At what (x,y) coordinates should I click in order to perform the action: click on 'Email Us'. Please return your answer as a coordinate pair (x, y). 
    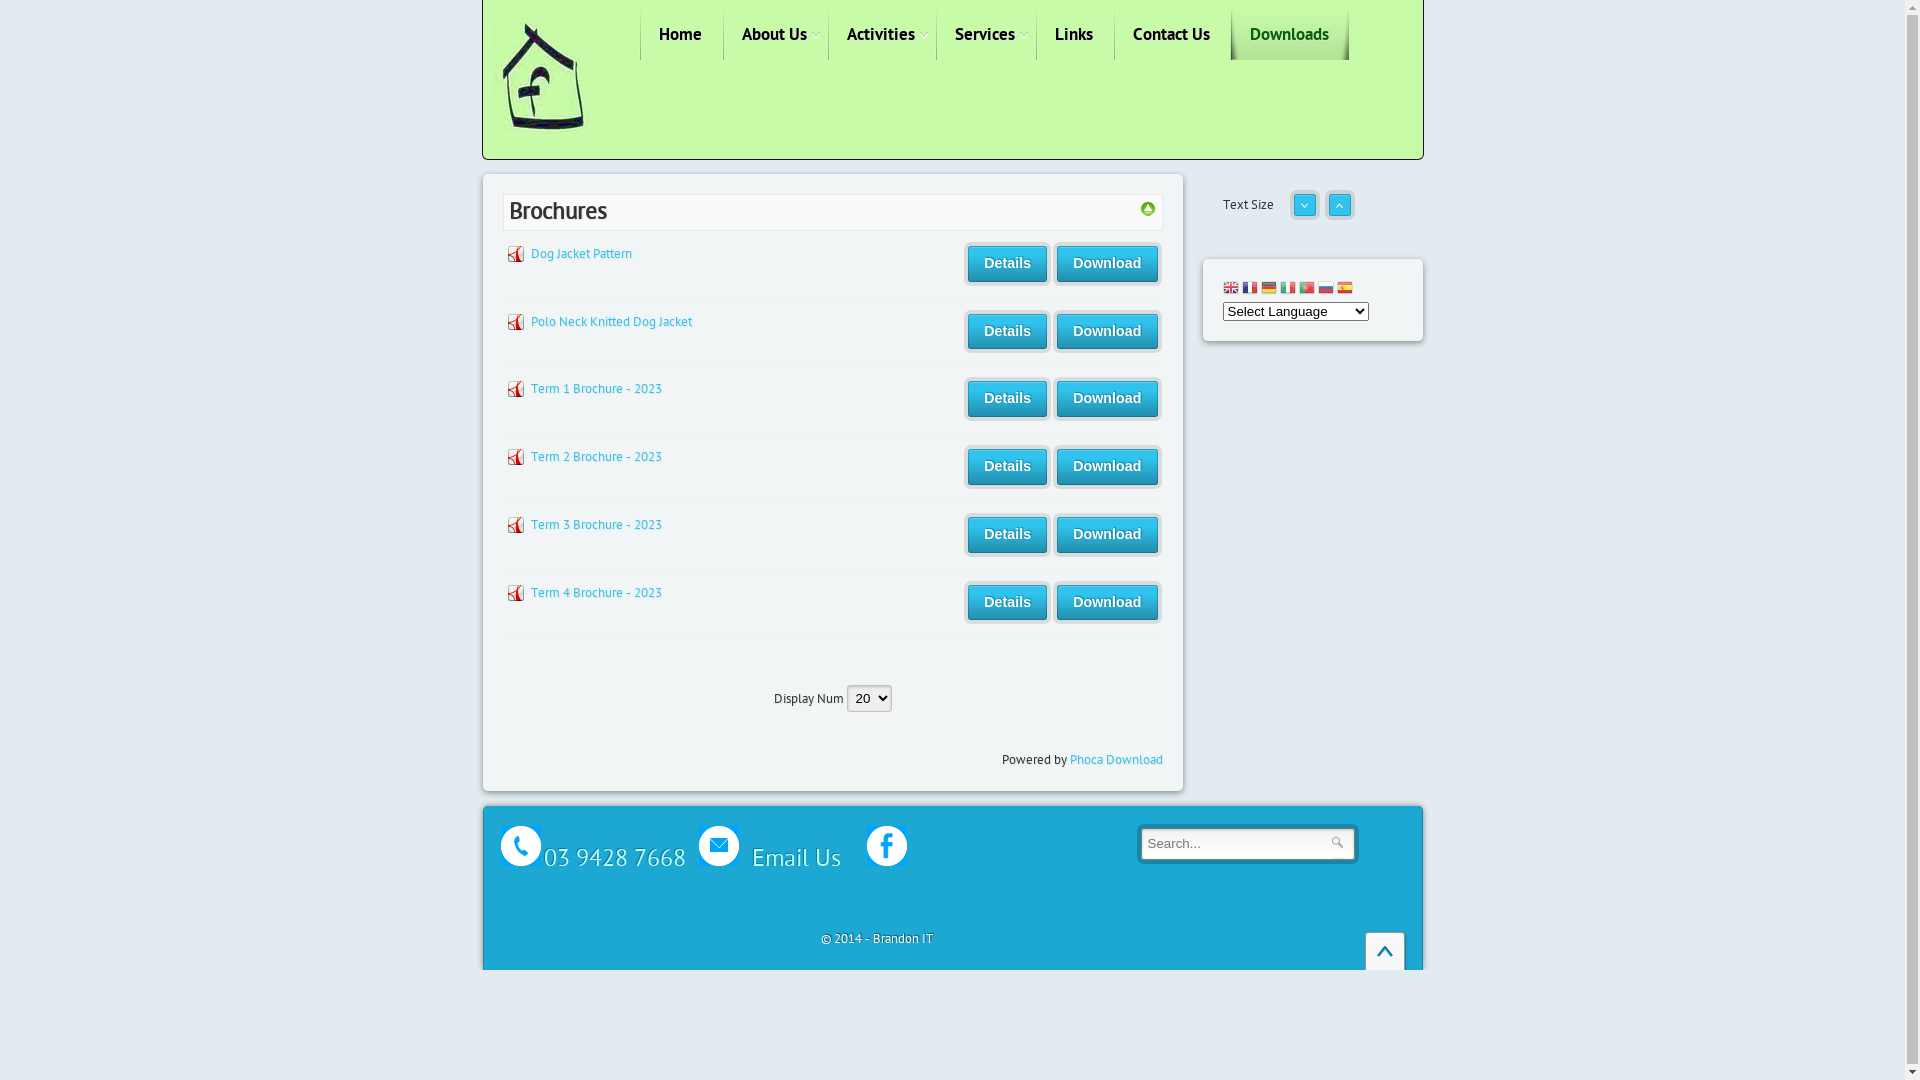
    Looking at the image, I should click on (686, 851).